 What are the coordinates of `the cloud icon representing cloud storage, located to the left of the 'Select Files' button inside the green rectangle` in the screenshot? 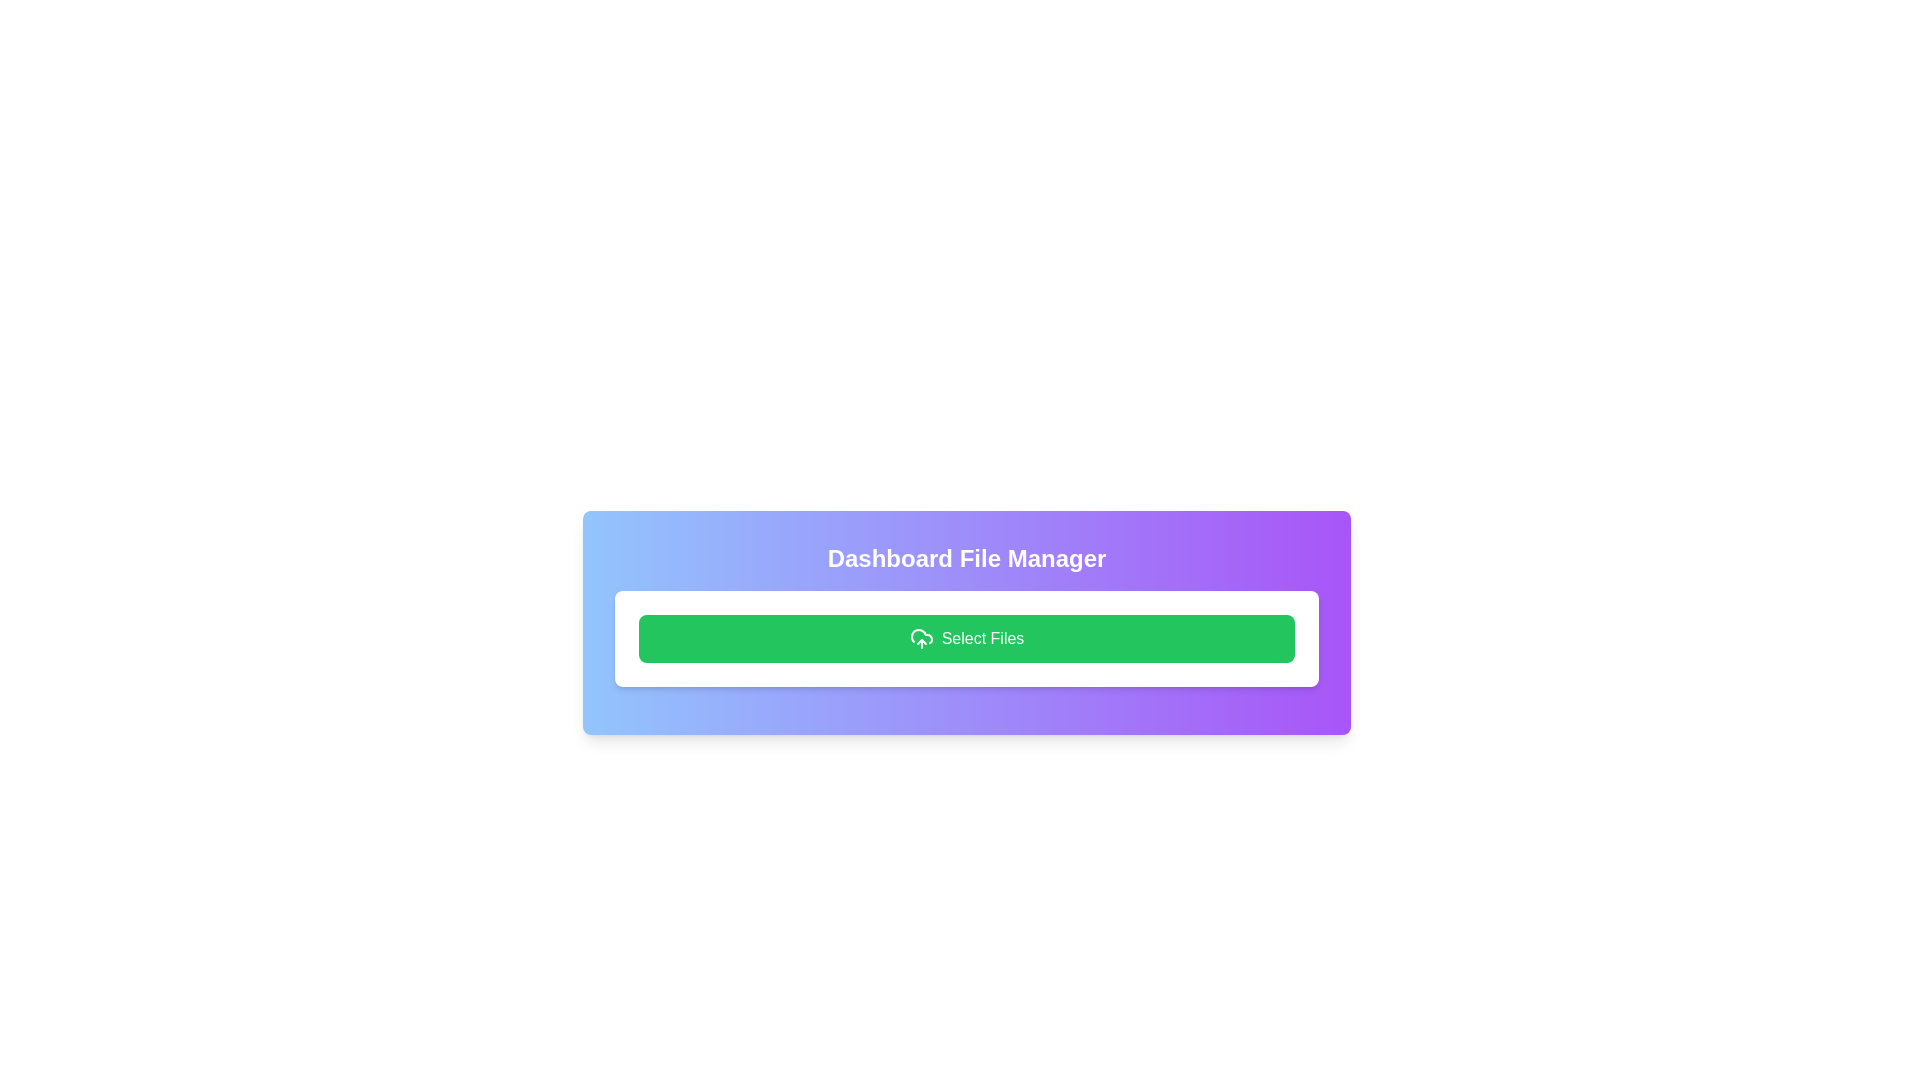 It's located at (920, 636).